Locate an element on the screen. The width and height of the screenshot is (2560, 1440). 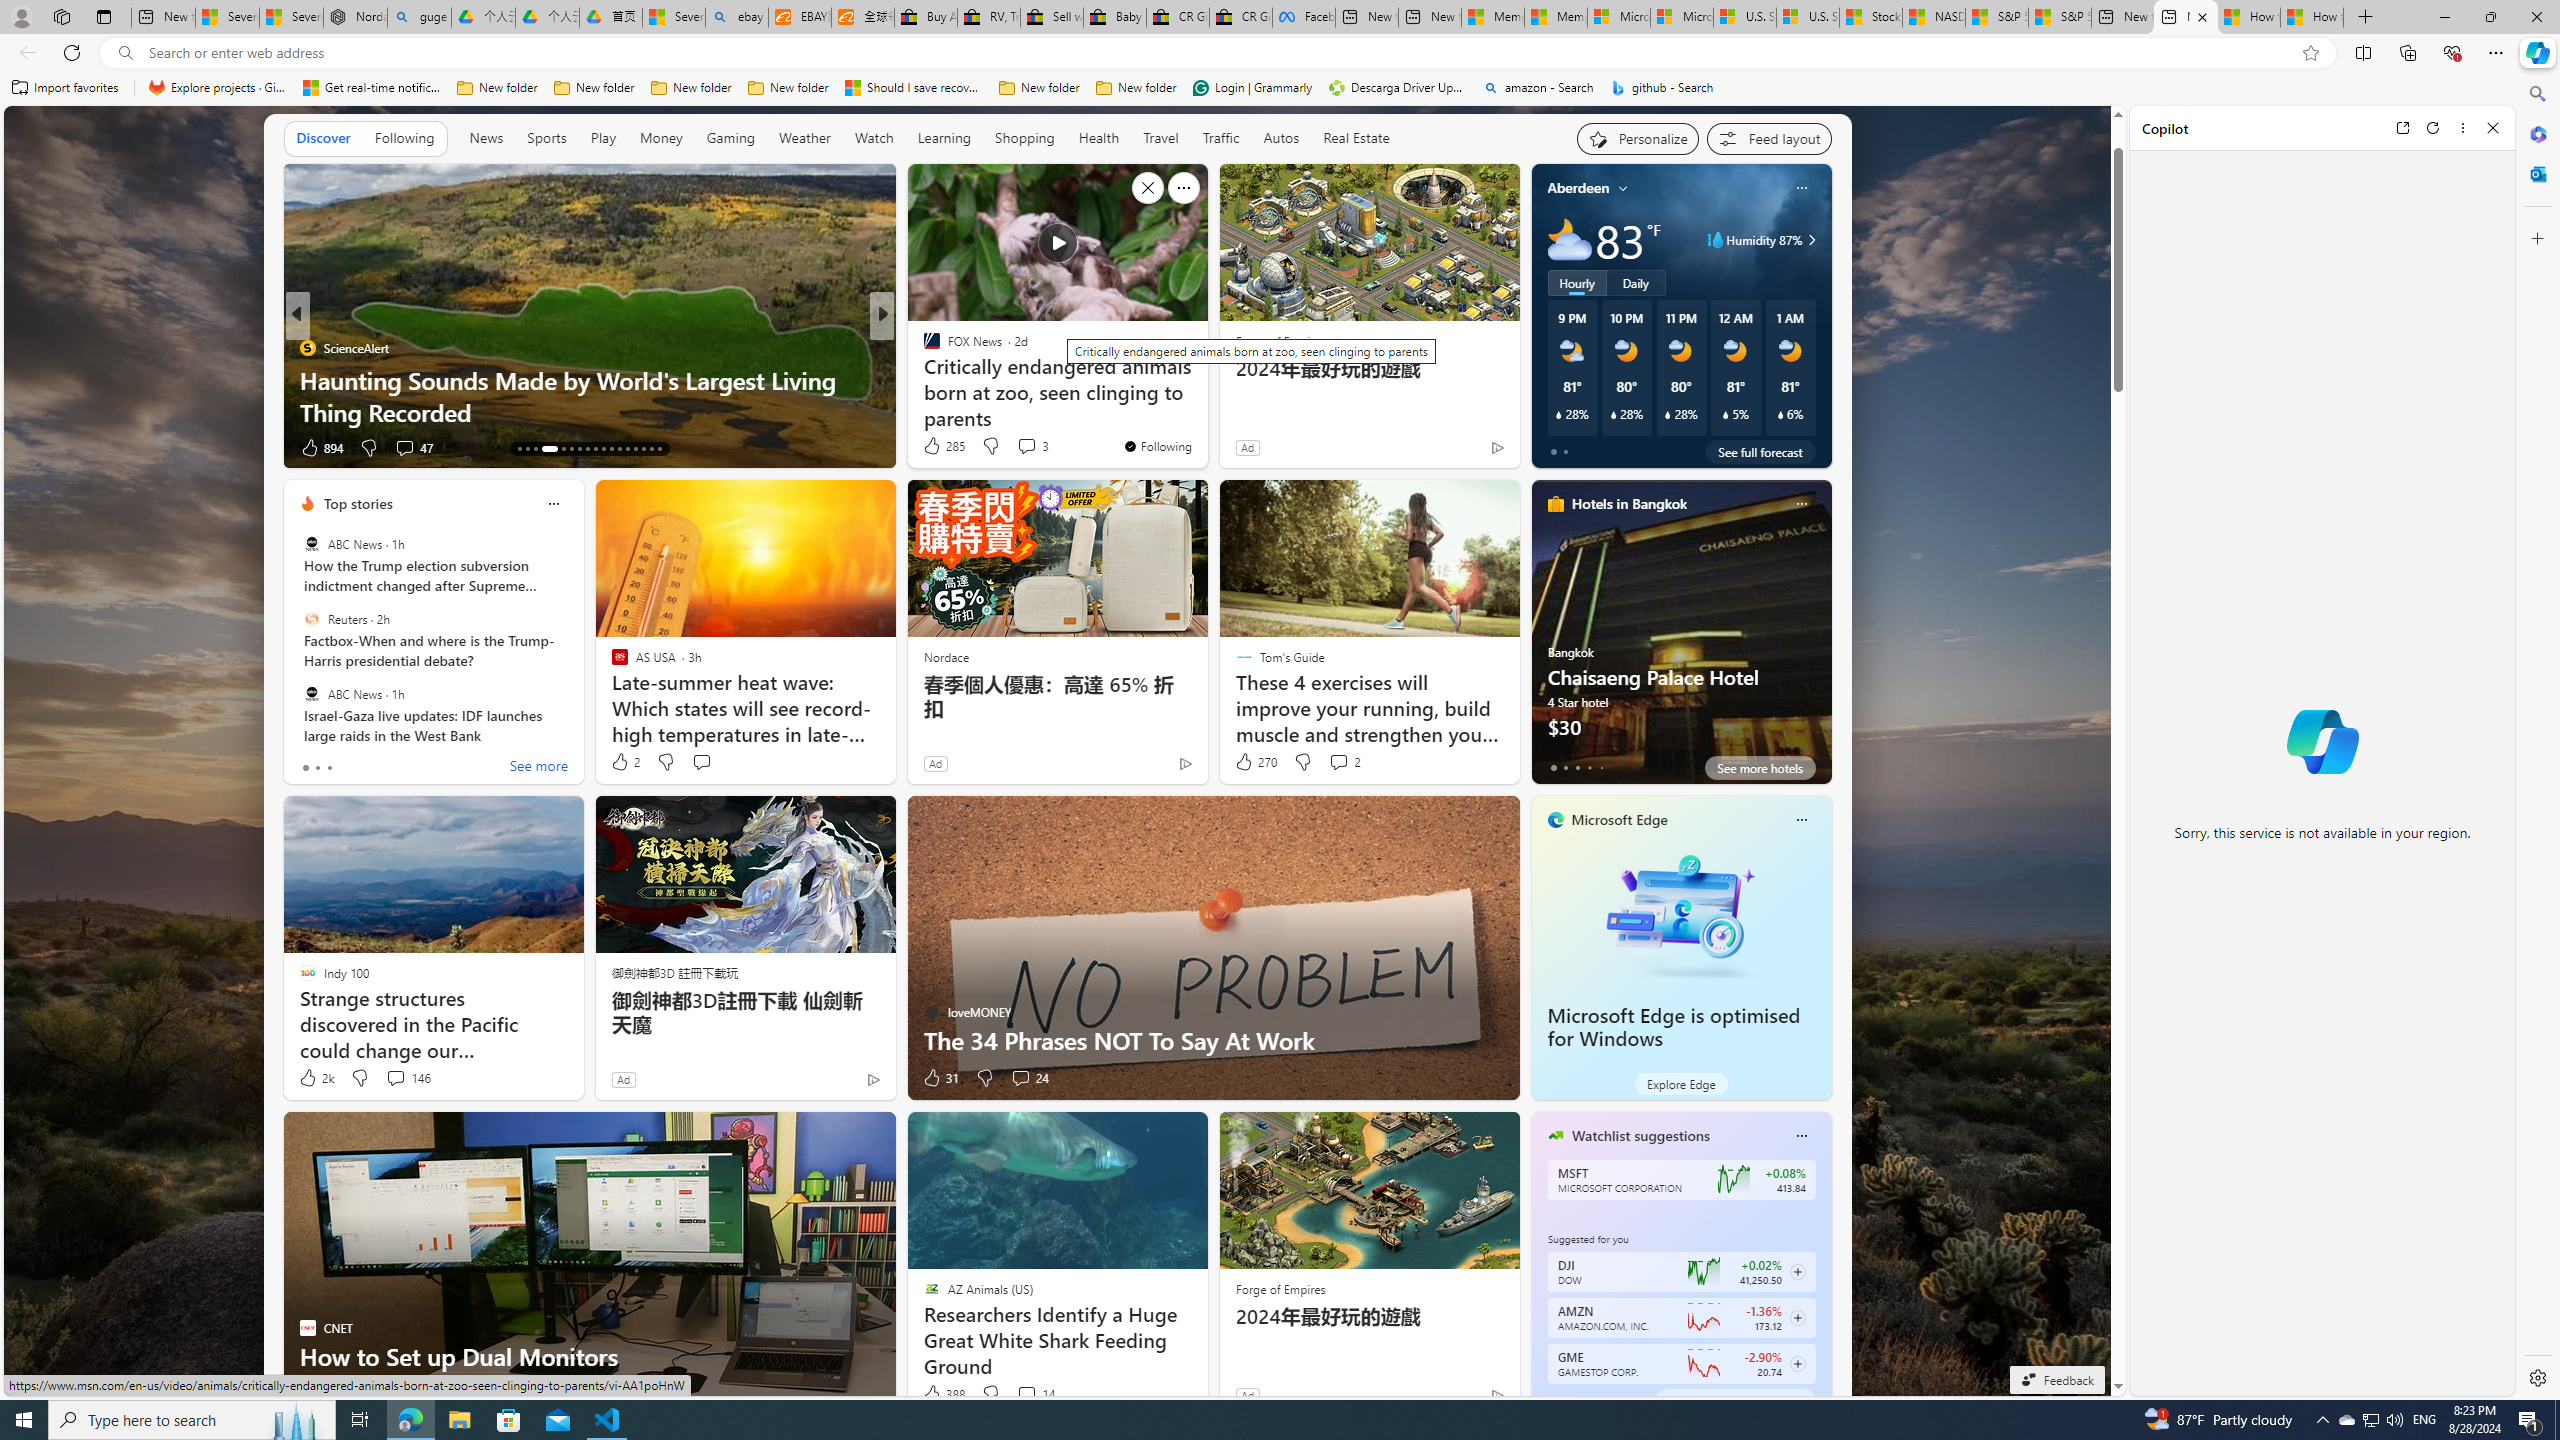
'Side bar' is located at coordinates (2537, 735).